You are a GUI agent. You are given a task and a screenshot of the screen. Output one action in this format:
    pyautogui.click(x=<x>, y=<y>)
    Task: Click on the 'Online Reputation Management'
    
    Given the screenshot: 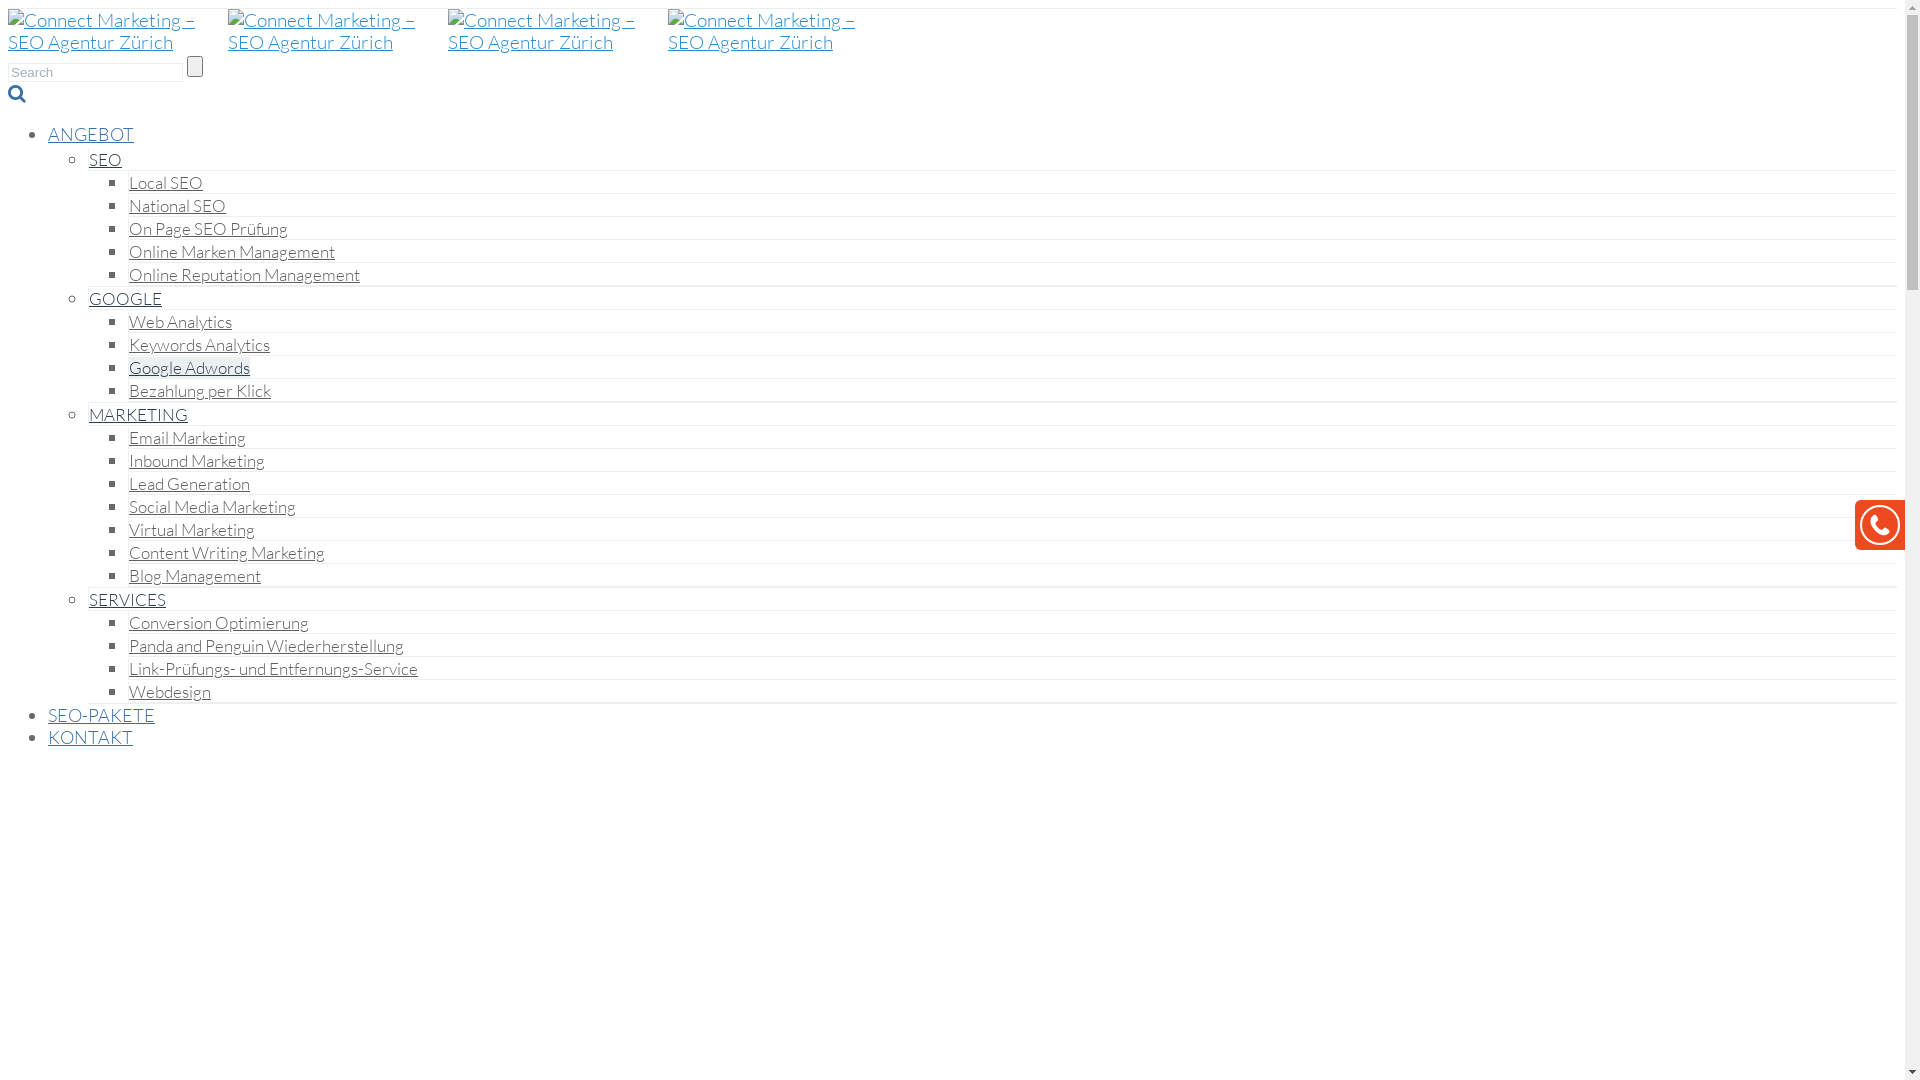 What is the action you would take?
    pyautogui.click(x=127, y=274)
    